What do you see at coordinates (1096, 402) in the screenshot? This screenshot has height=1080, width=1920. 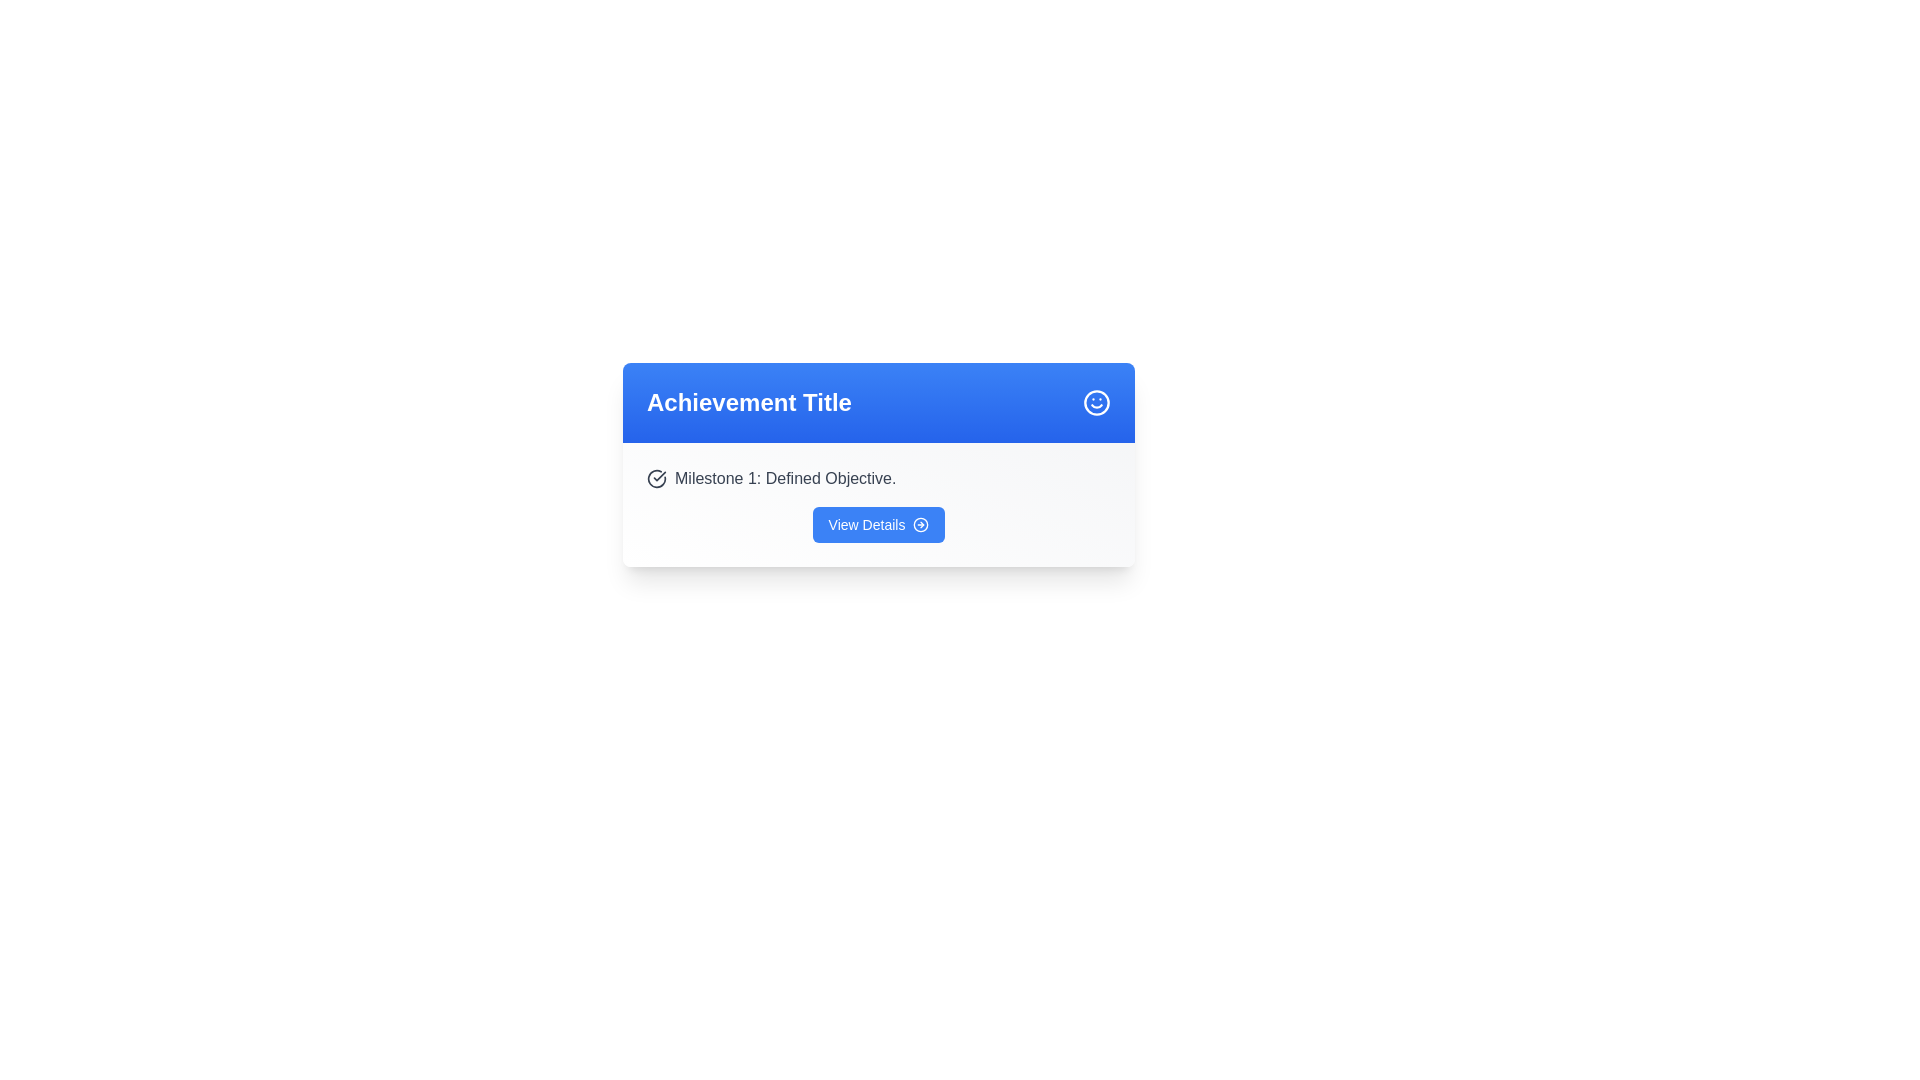 I see `the blue circular shape that forms the outer boundary of the smiley face icon, located near the top-right corner of the blue header section containing the title 'Achievement Title'` at bounding box center [1096, 402].